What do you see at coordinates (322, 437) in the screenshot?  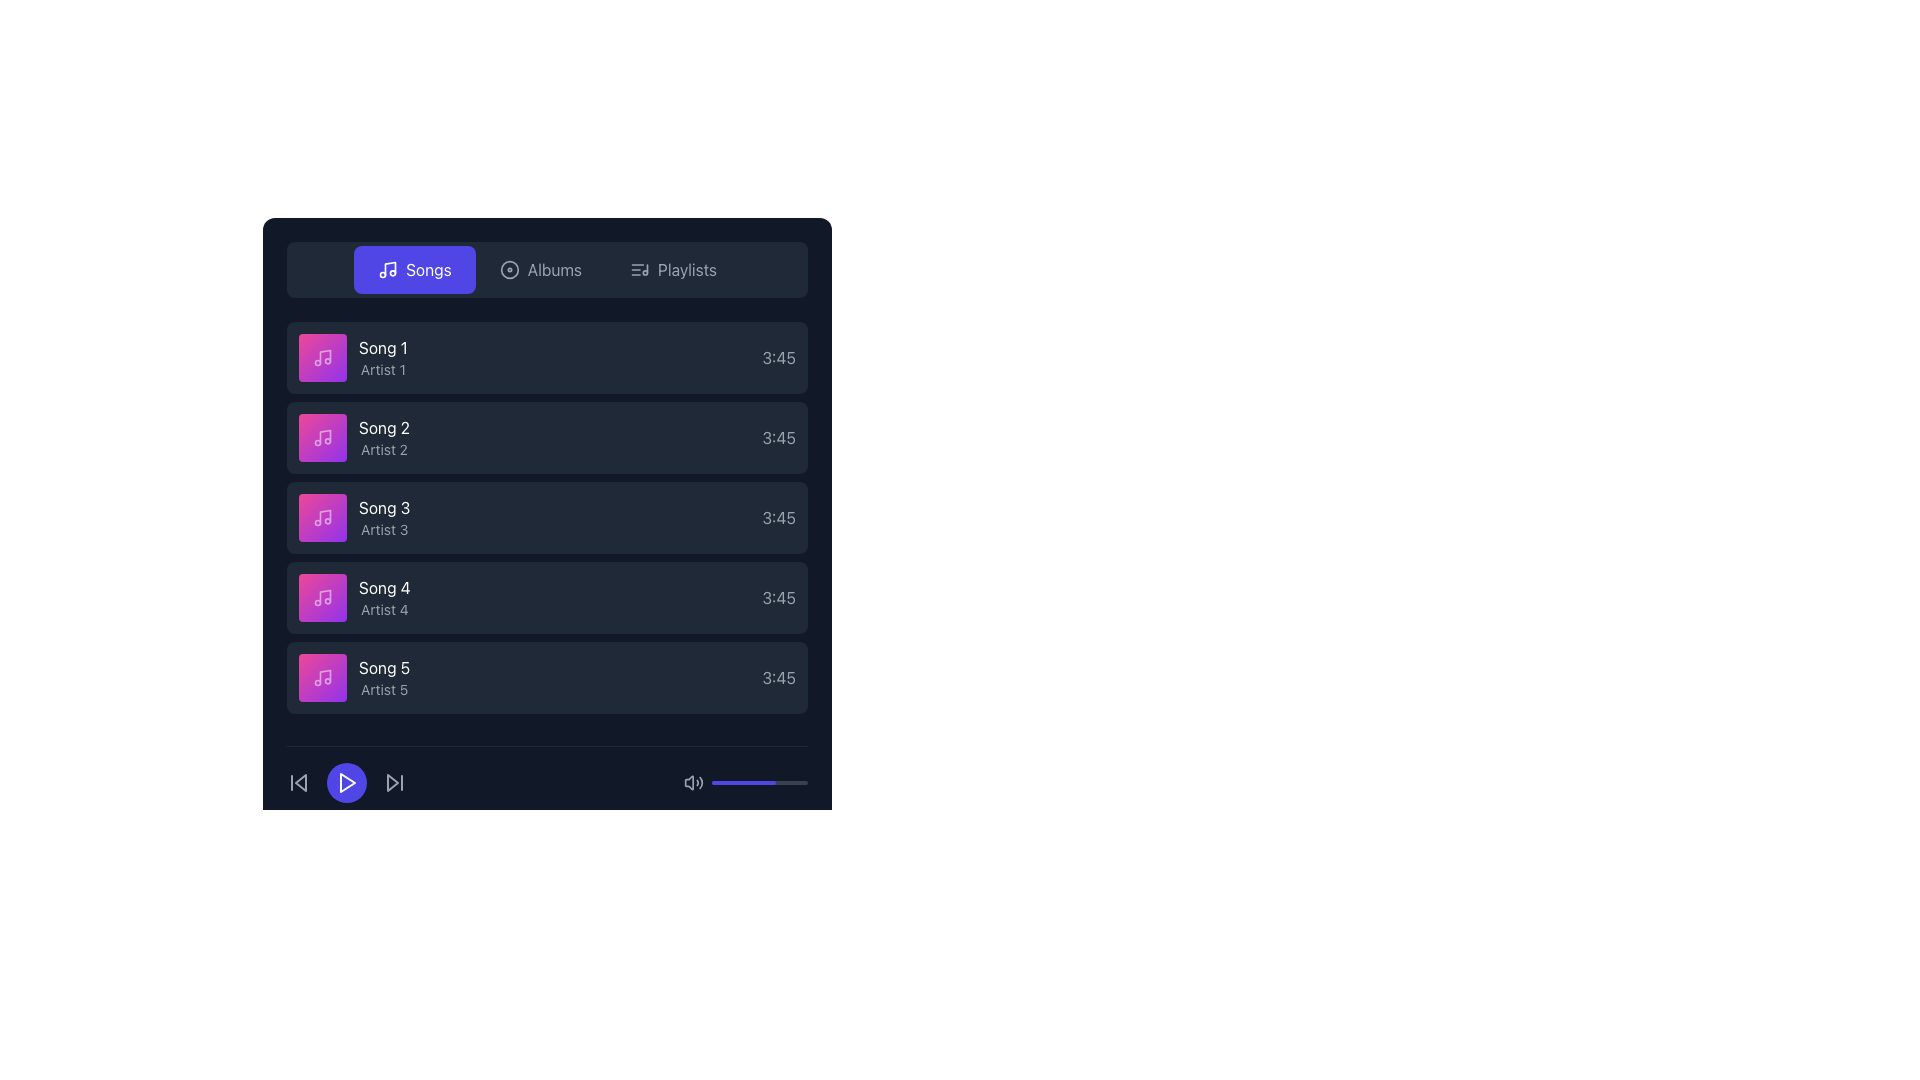 I see `the icon for the song 'Song 2', located to the left of the text 'Song 2' and 'Artist 2' in the vertically-listed song list` at bounding box center [322, 437].